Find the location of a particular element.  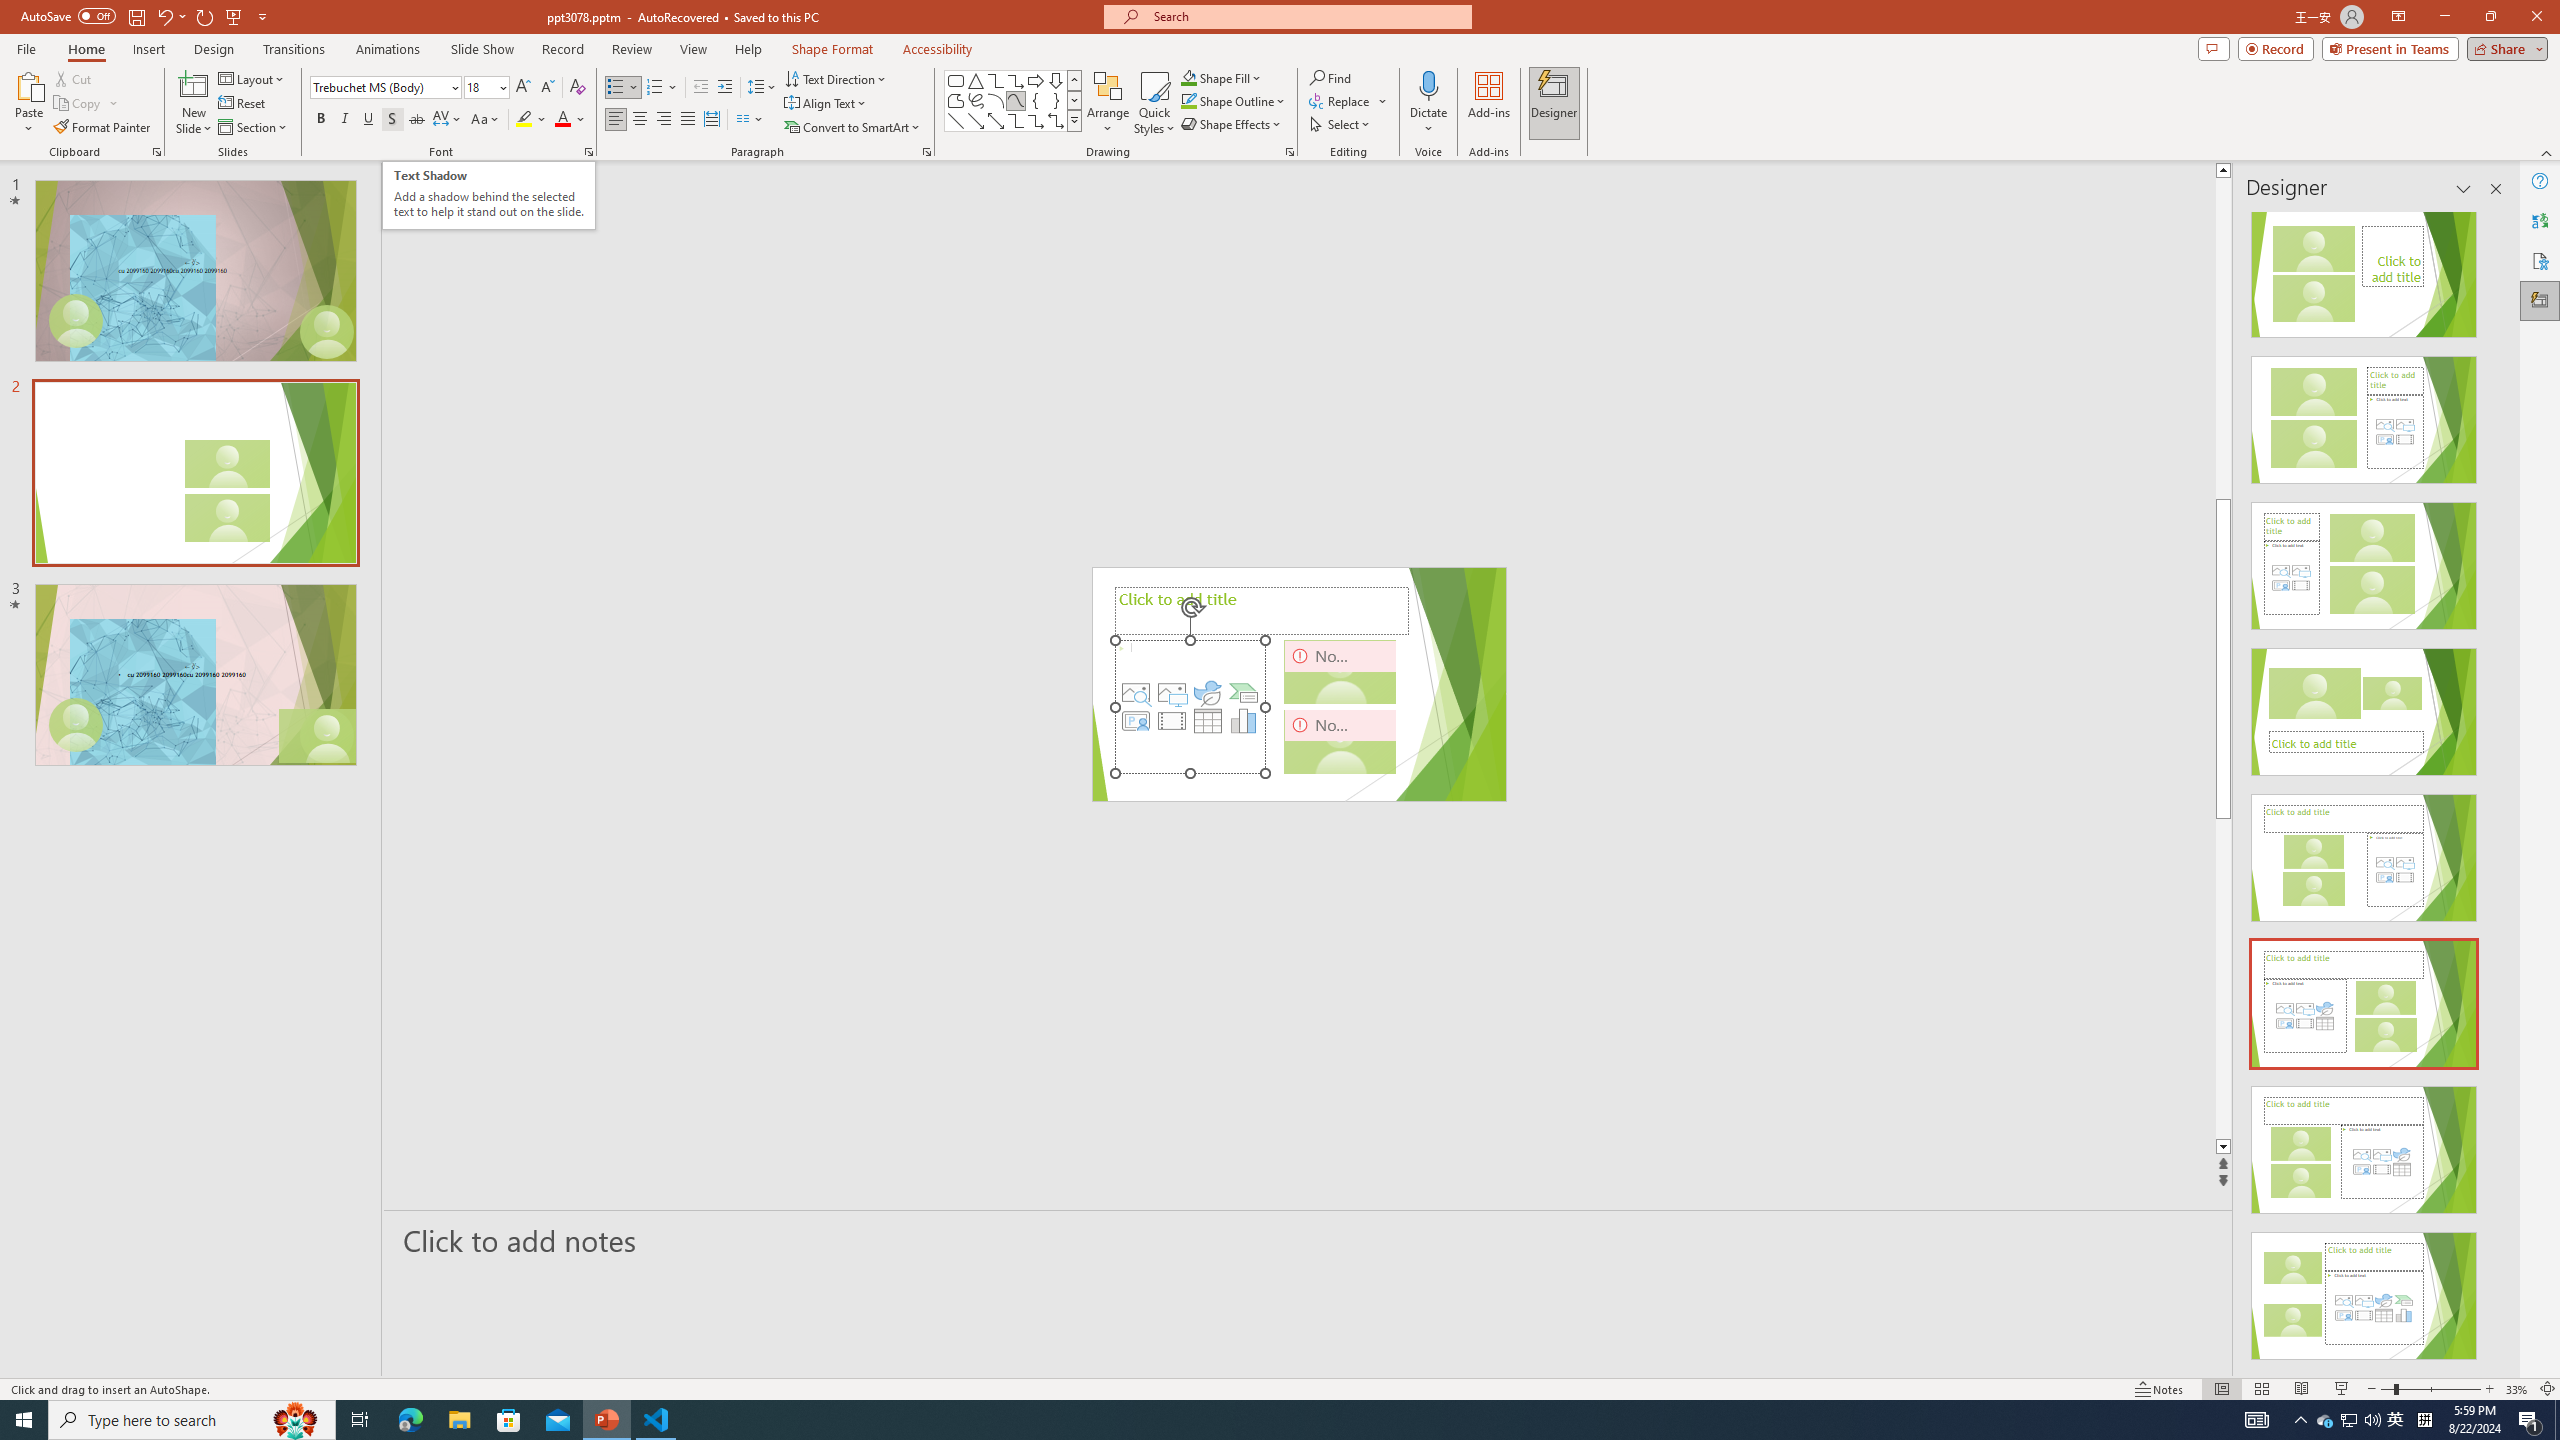

'Camera 3, No camera detected.' is located at coordinates (1340, 740).